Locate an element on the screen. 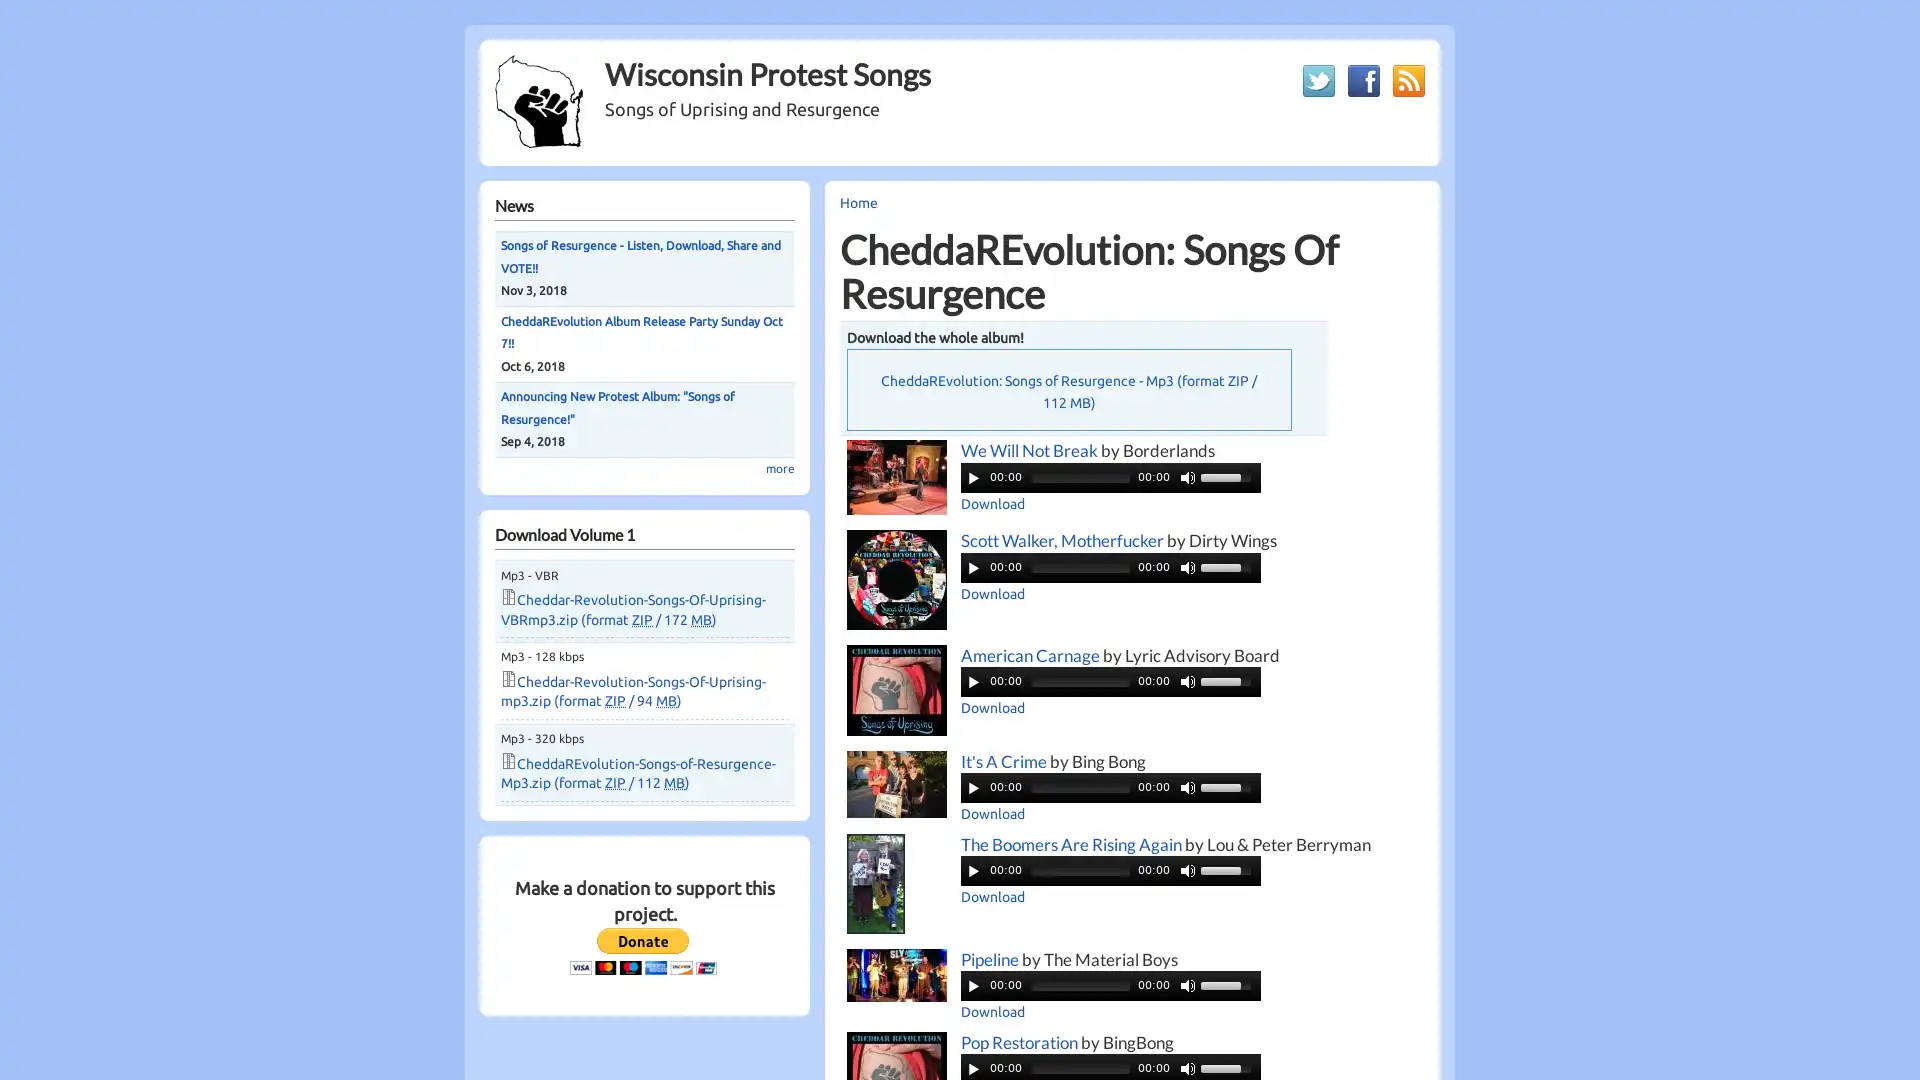  Mute Toggle is located at coordinates (1188, 1067).